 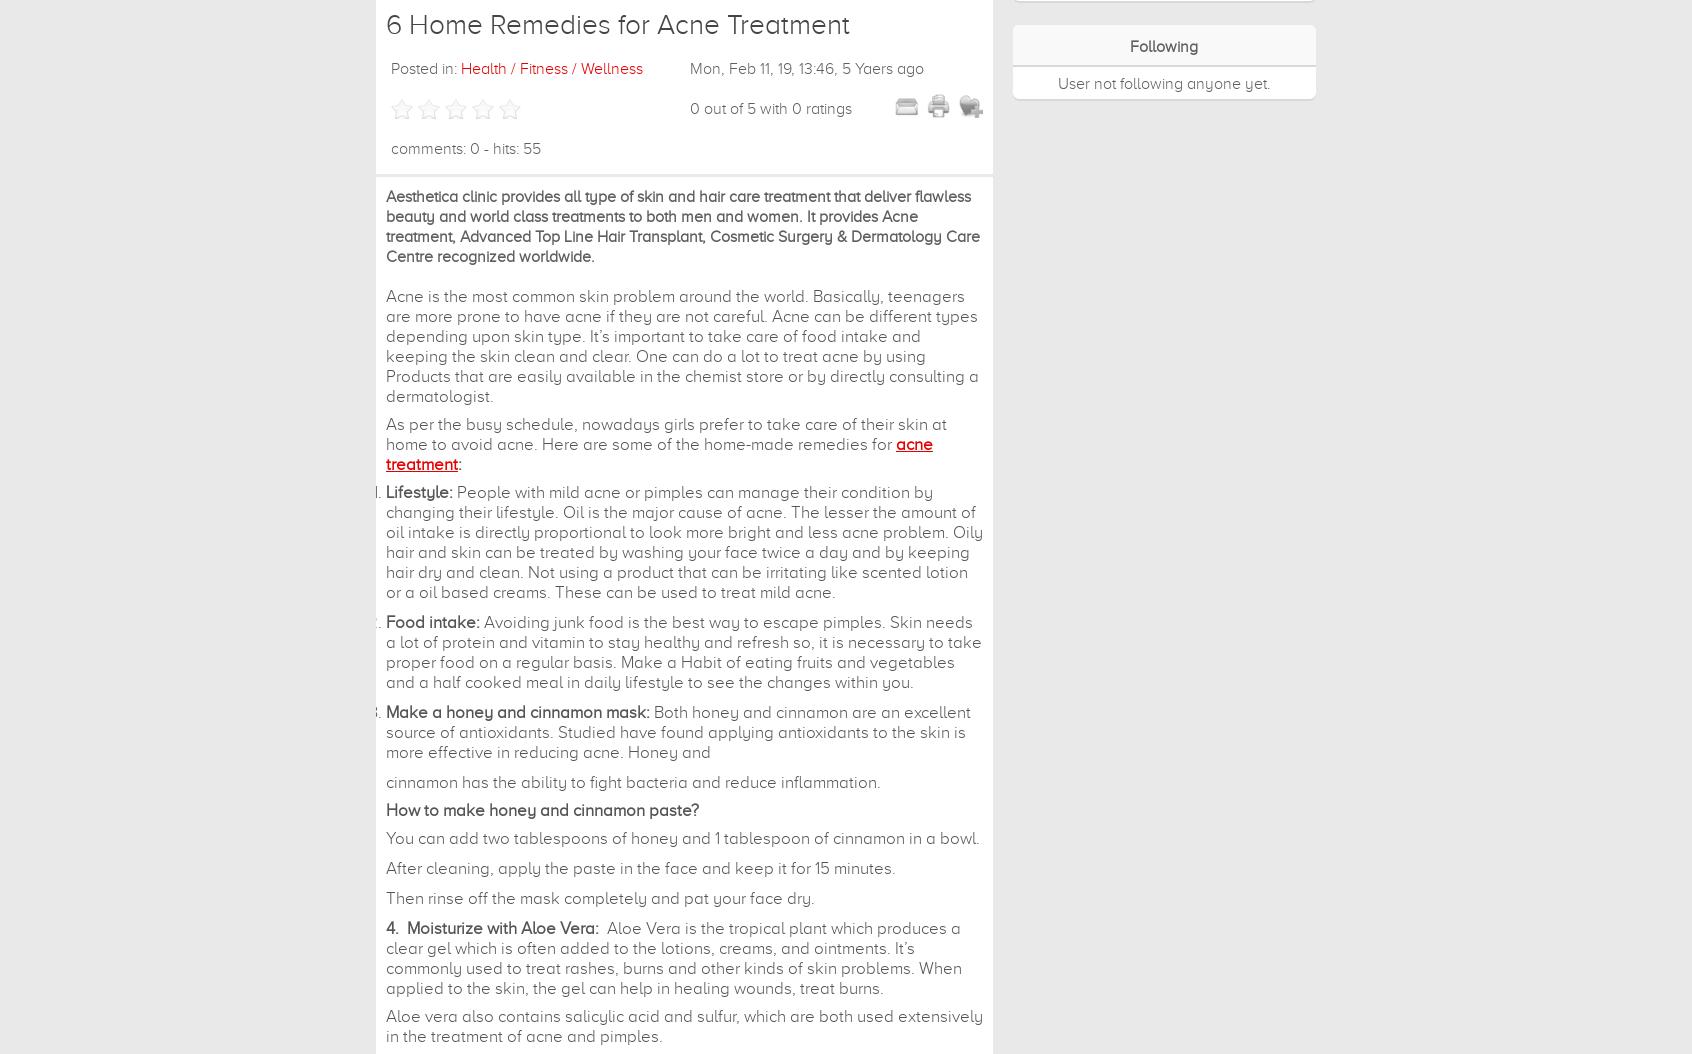 I want to click on 'Make a honey and cinnamon mask:', so click(x=385, y=711).